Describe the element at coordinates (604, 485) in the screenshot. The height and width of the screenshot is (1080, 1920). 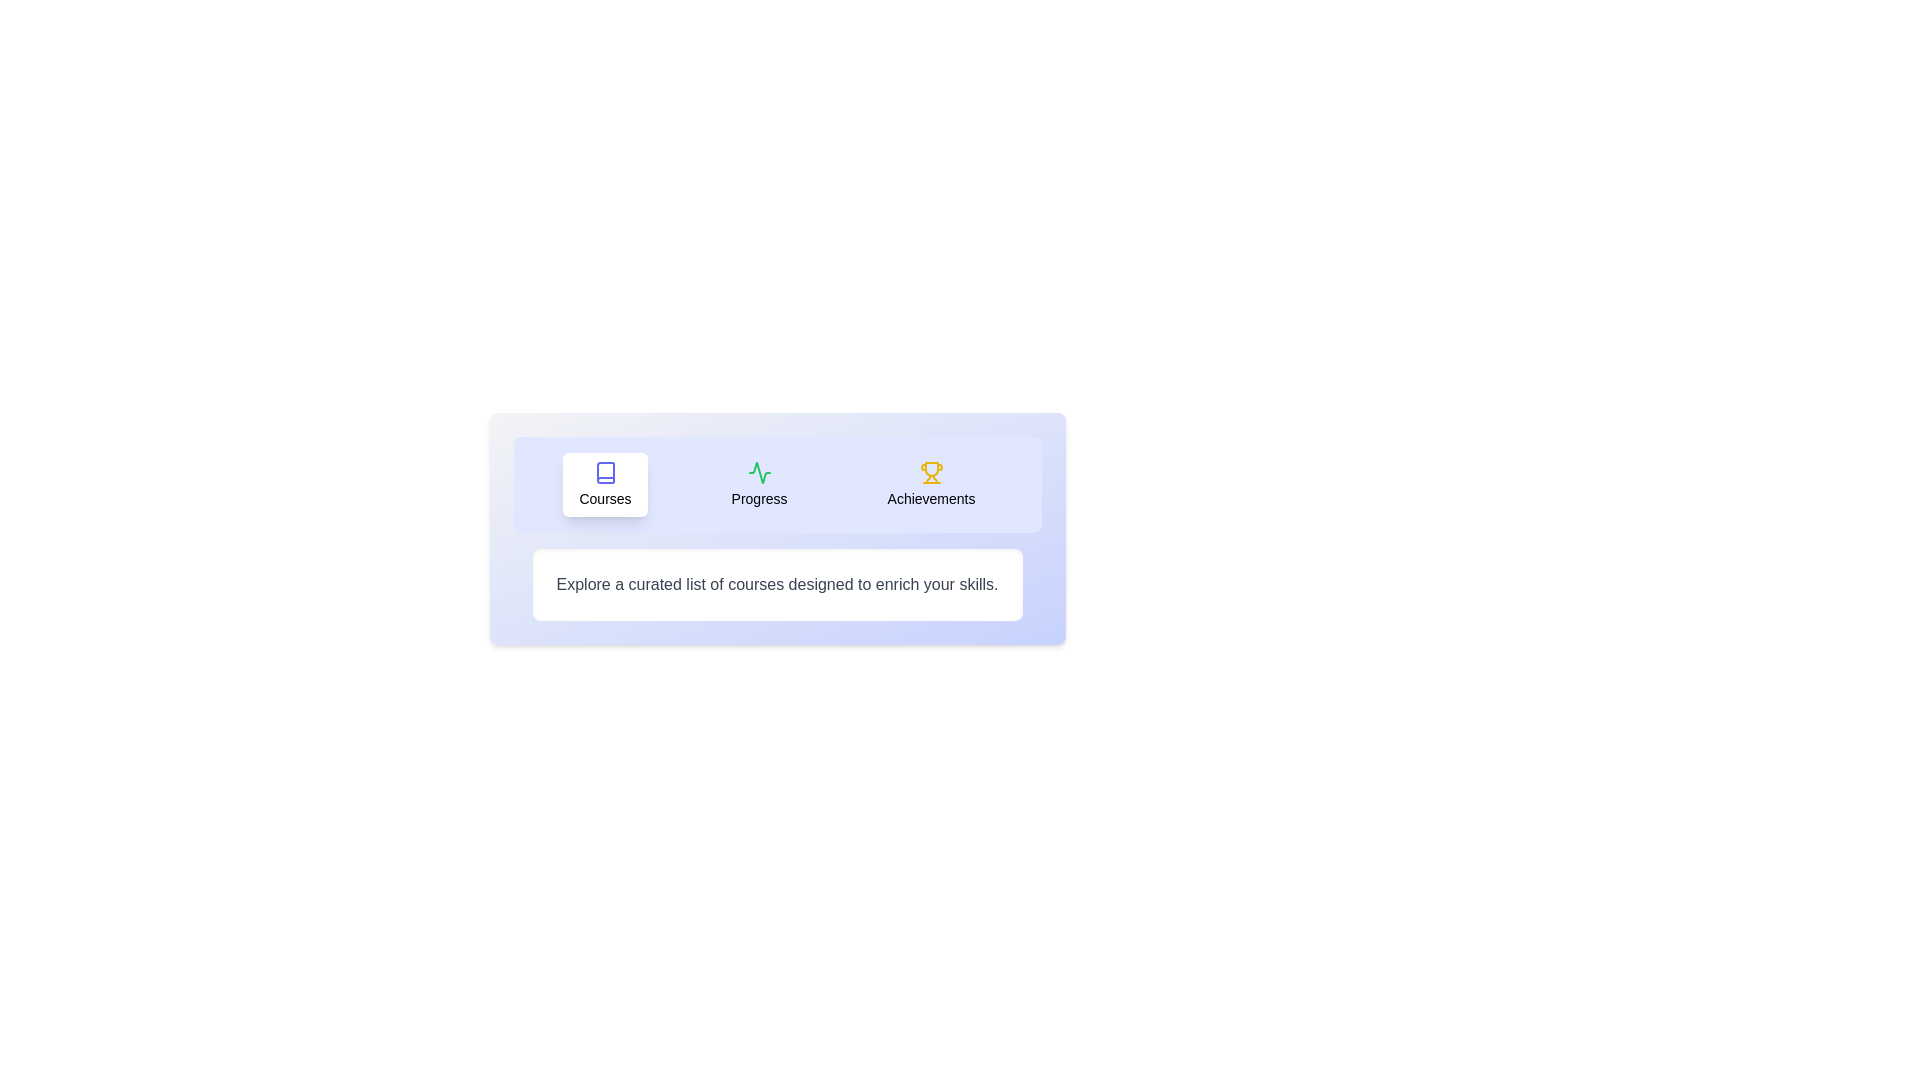
I see `the Courses tab by clicking on its button` at that location.